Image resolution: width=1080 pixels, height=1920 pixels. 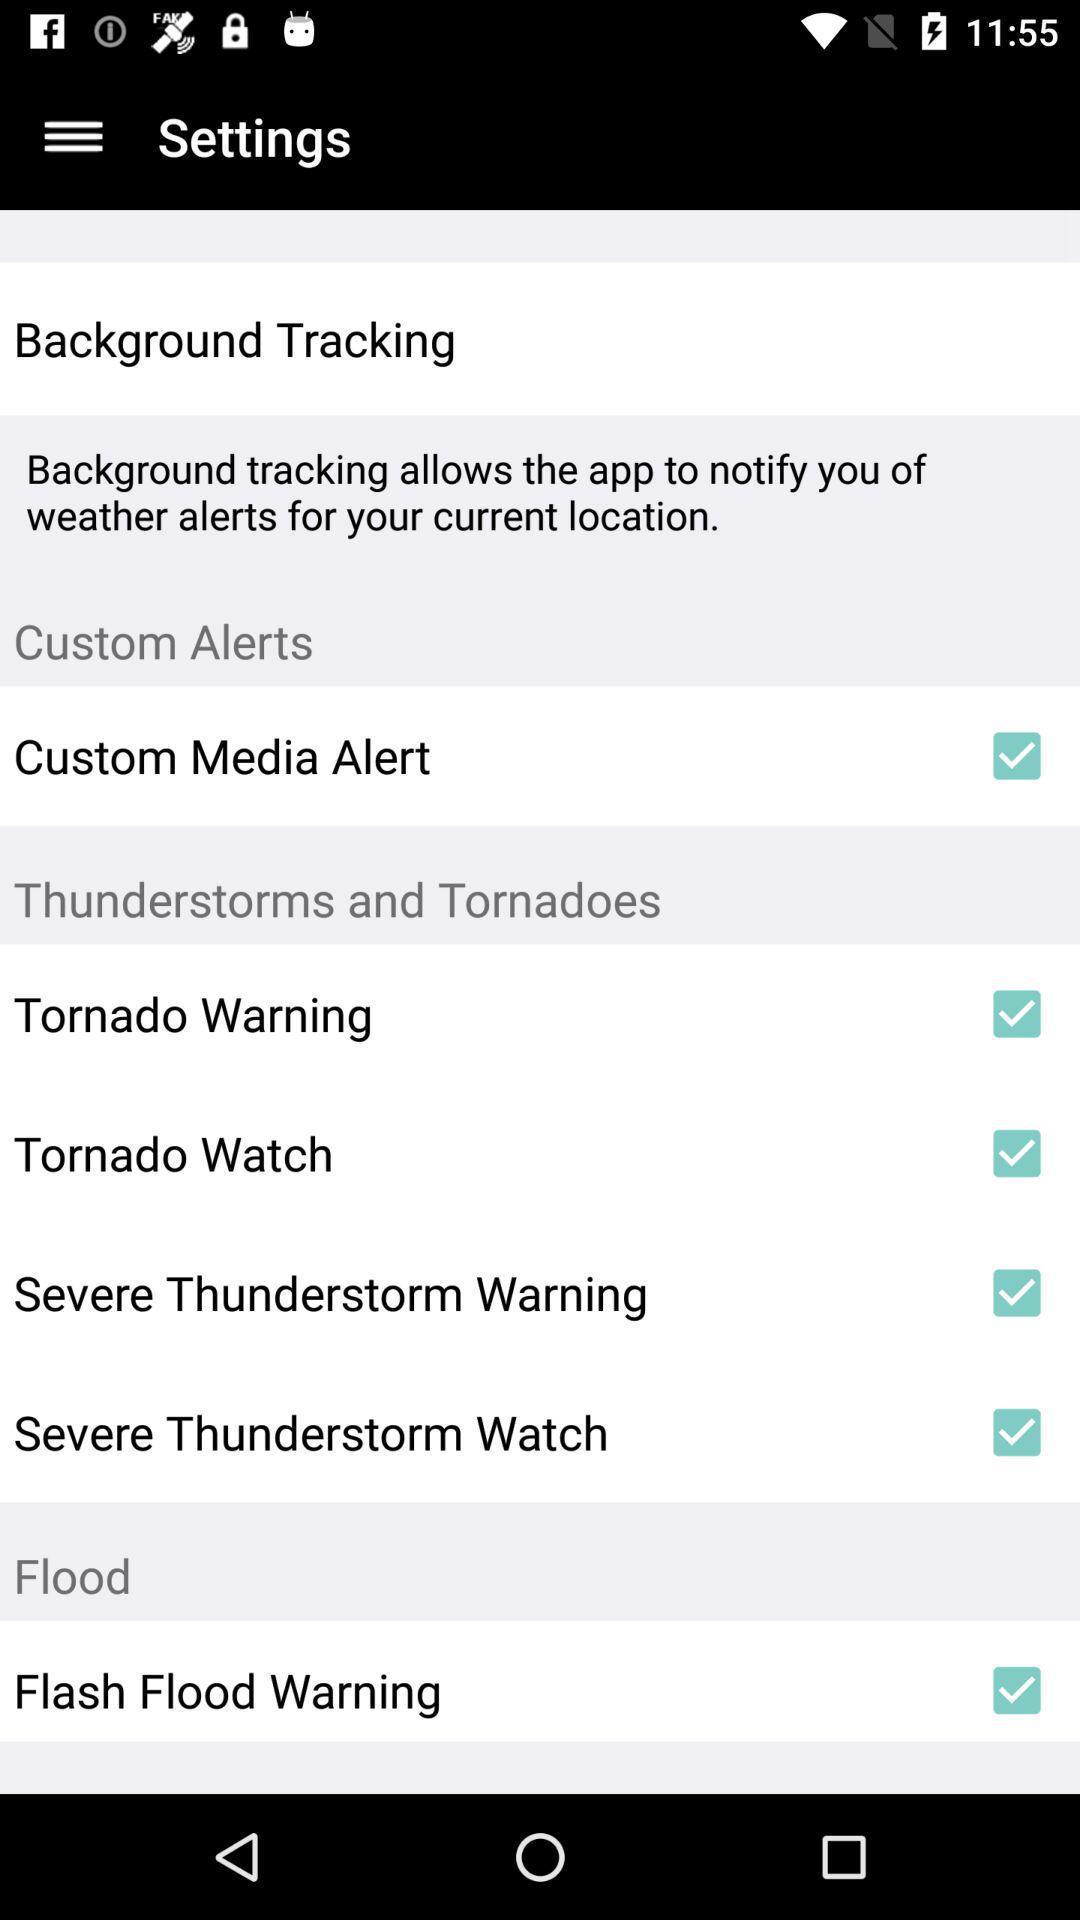 What do you see at coordinates (72, 135) in the screenshot?
I see `sidebar` at bounding box center [72, 135].